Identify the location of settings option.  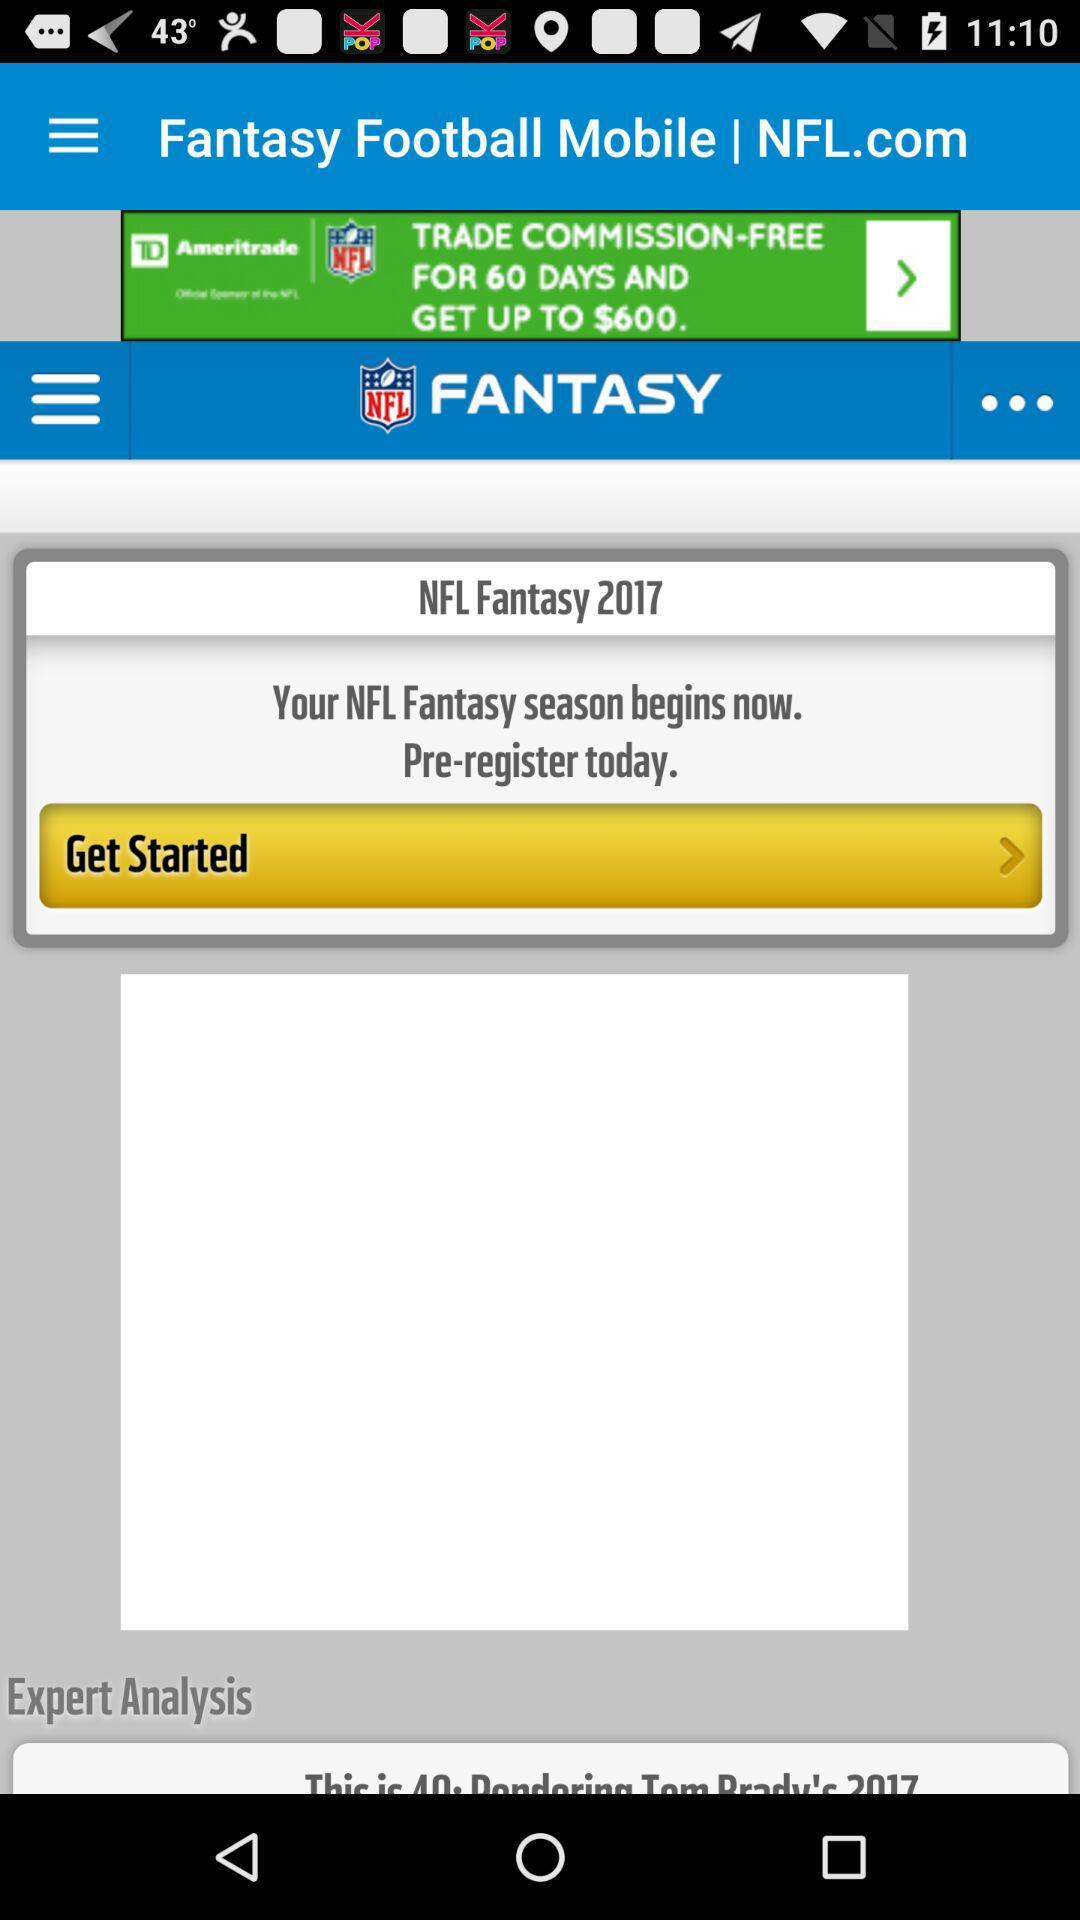
(72, 135).